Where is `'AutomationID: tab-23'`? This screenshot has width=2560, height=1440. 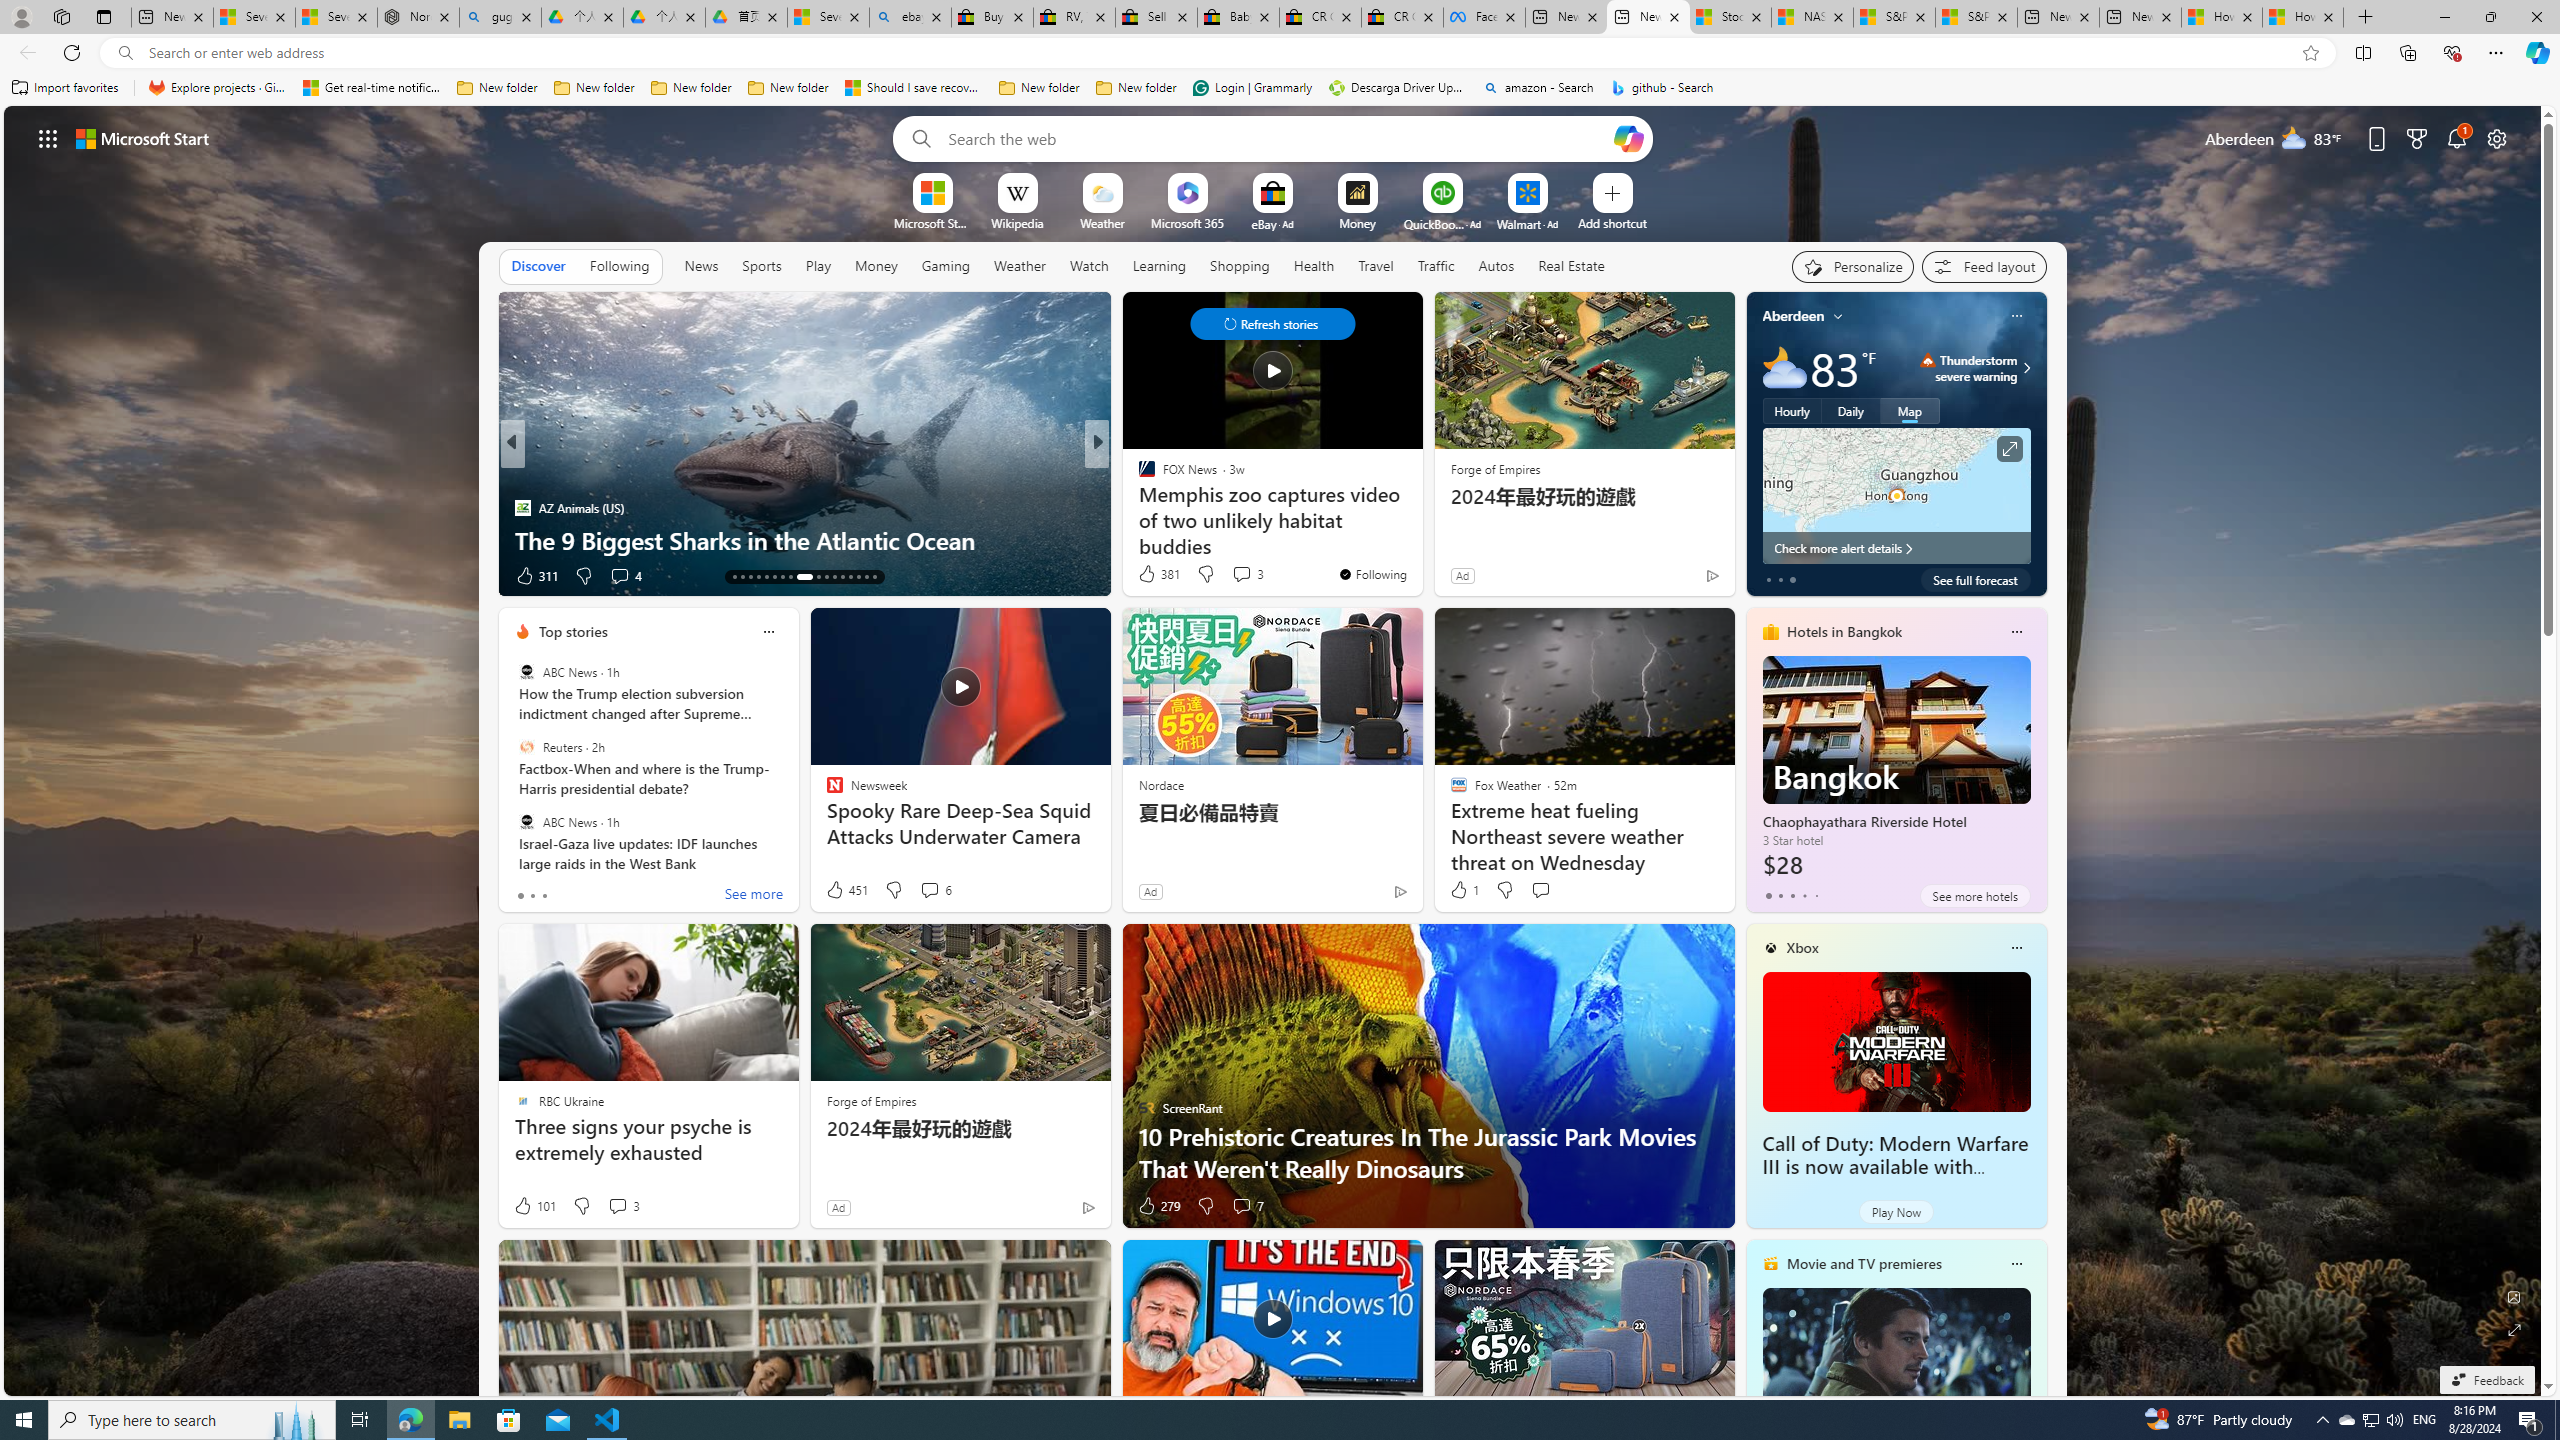
'AutomationID: tab-23' is located at coordinates (826, 577).